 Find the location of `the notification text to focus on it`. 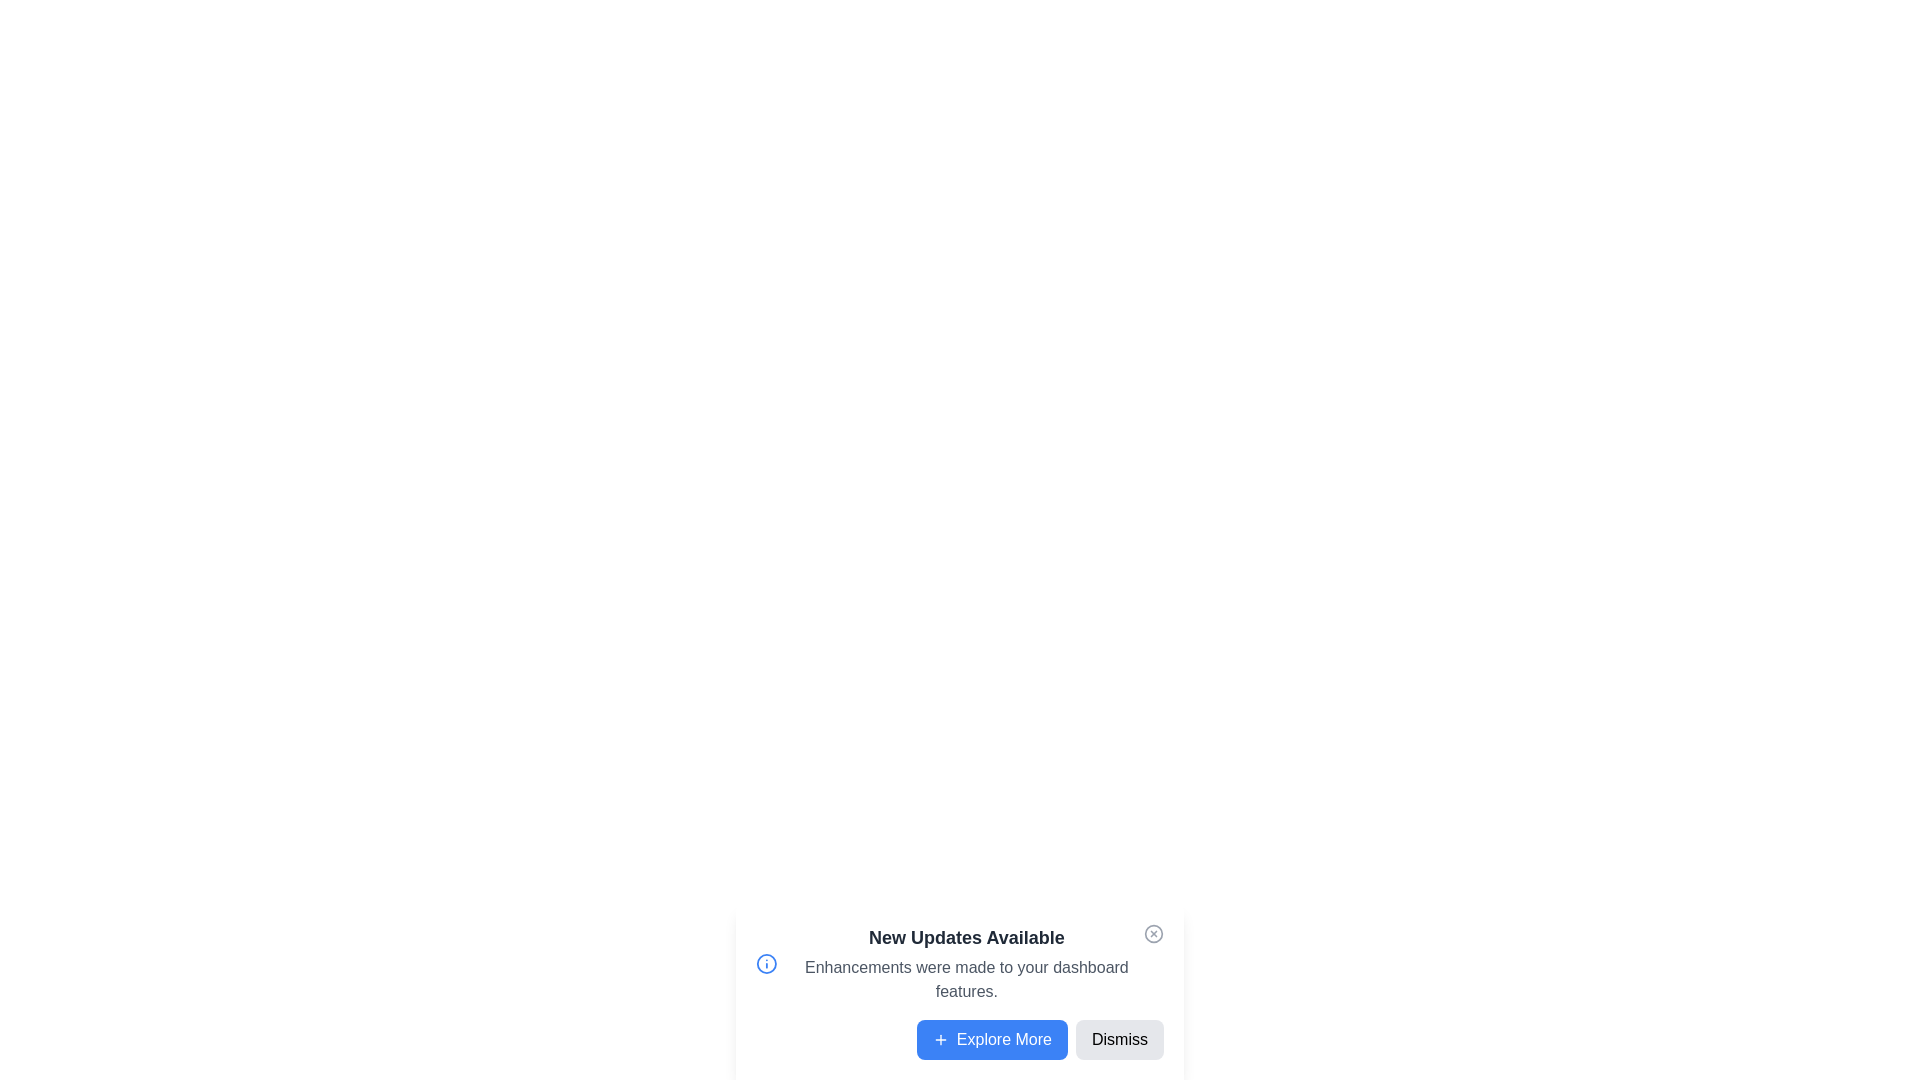

the notification text to focus on it is located at coordinates (965, 963).